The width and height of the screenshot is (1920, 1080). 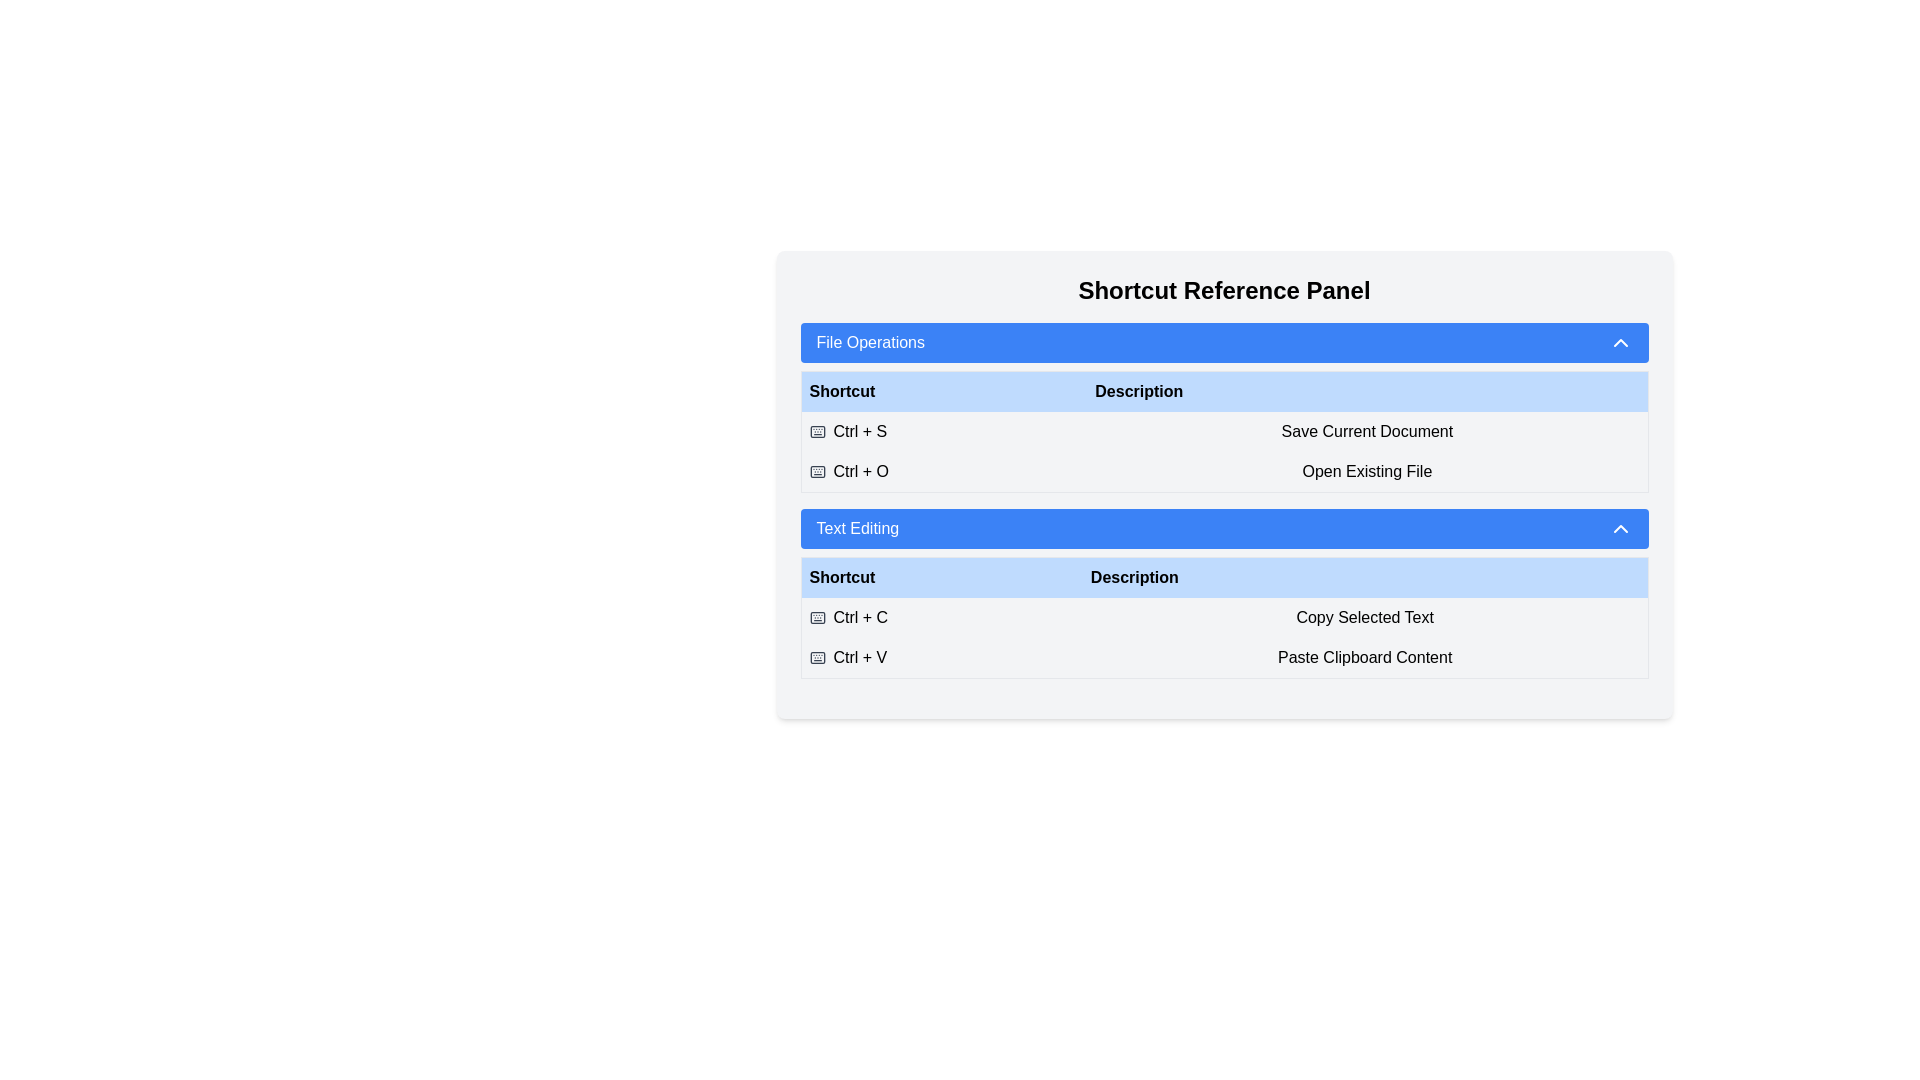 I want to click on the Informative Table Row that provides information about the keyboard shortcut 'Ctrl + C' for copying selected text, located in the 'Text Editing' section of the shortcut reference panel, so click(x=1223, y=616).